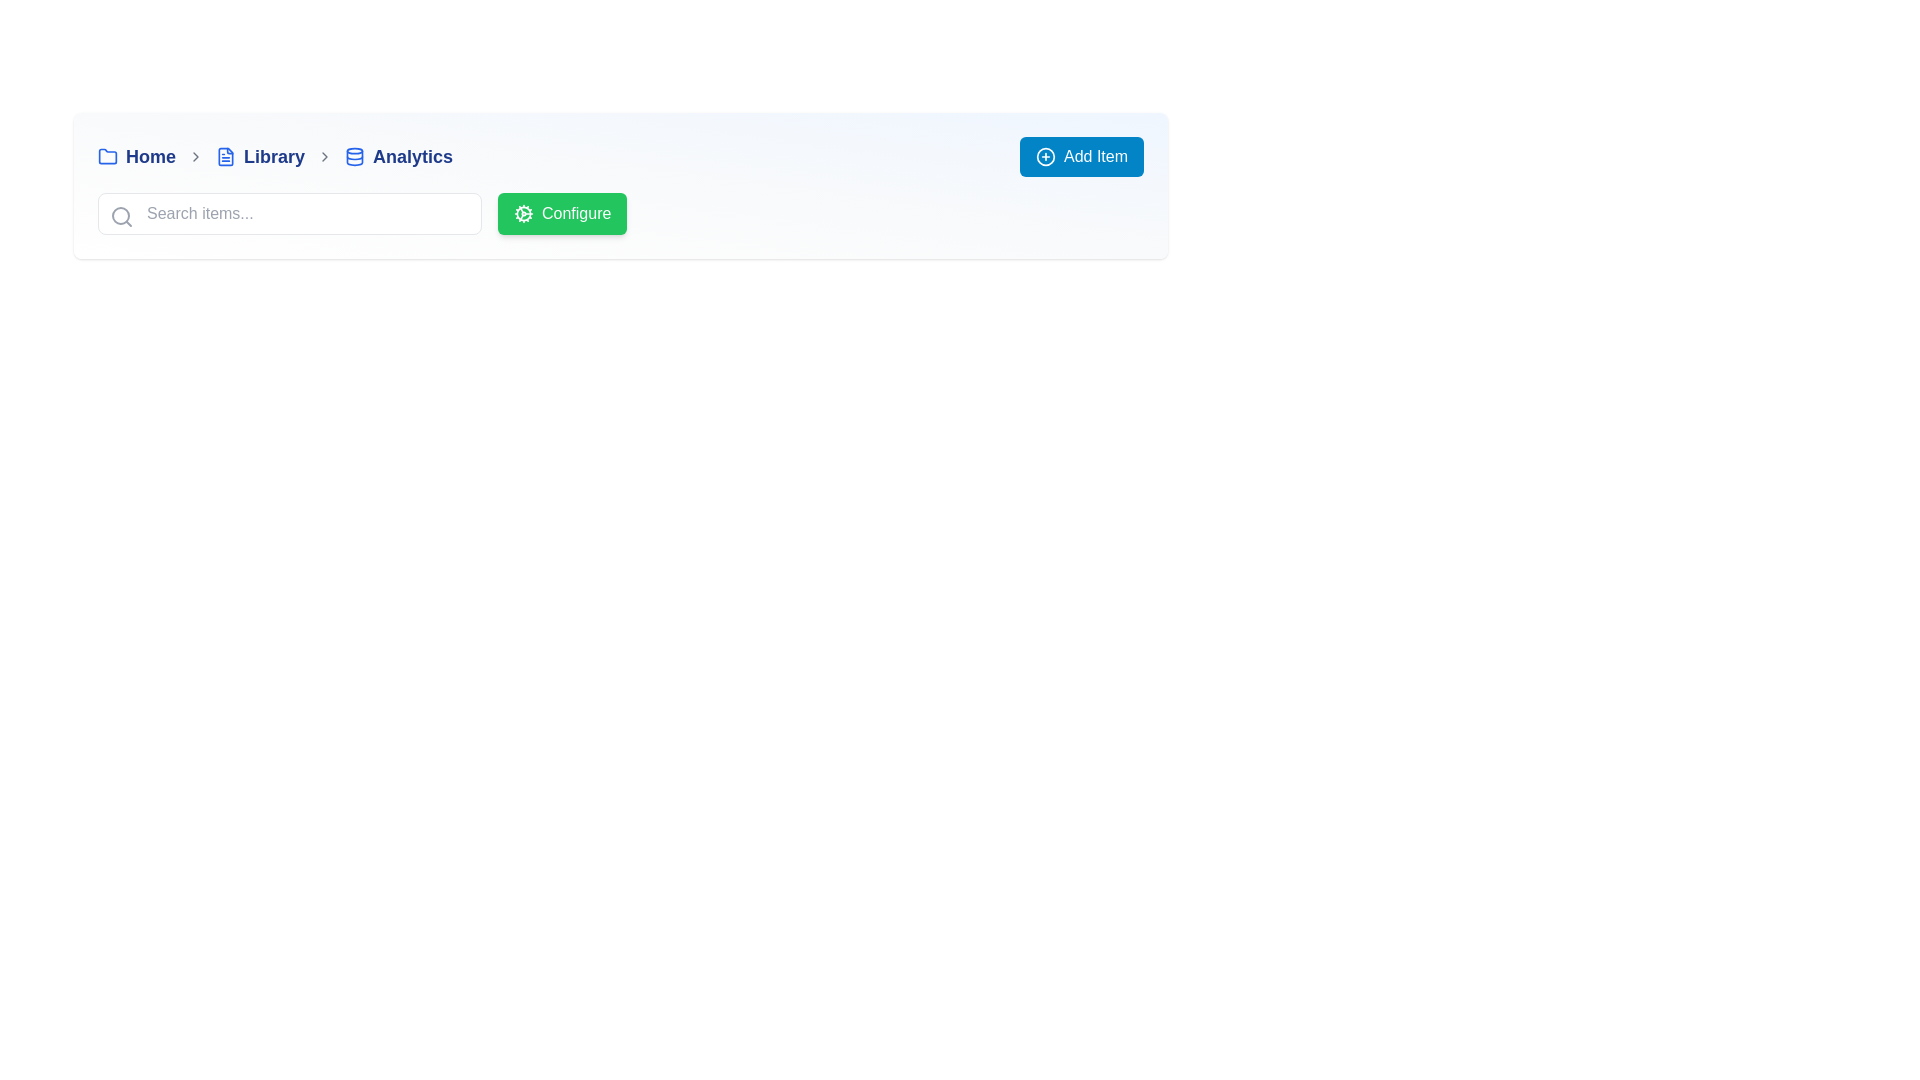 This screenshot has width=1920, height=1080. Describe the element at coordinates (398, 156) in the screenshot. I see `the 'Analytics' breadcrumb navigation item` at that location.